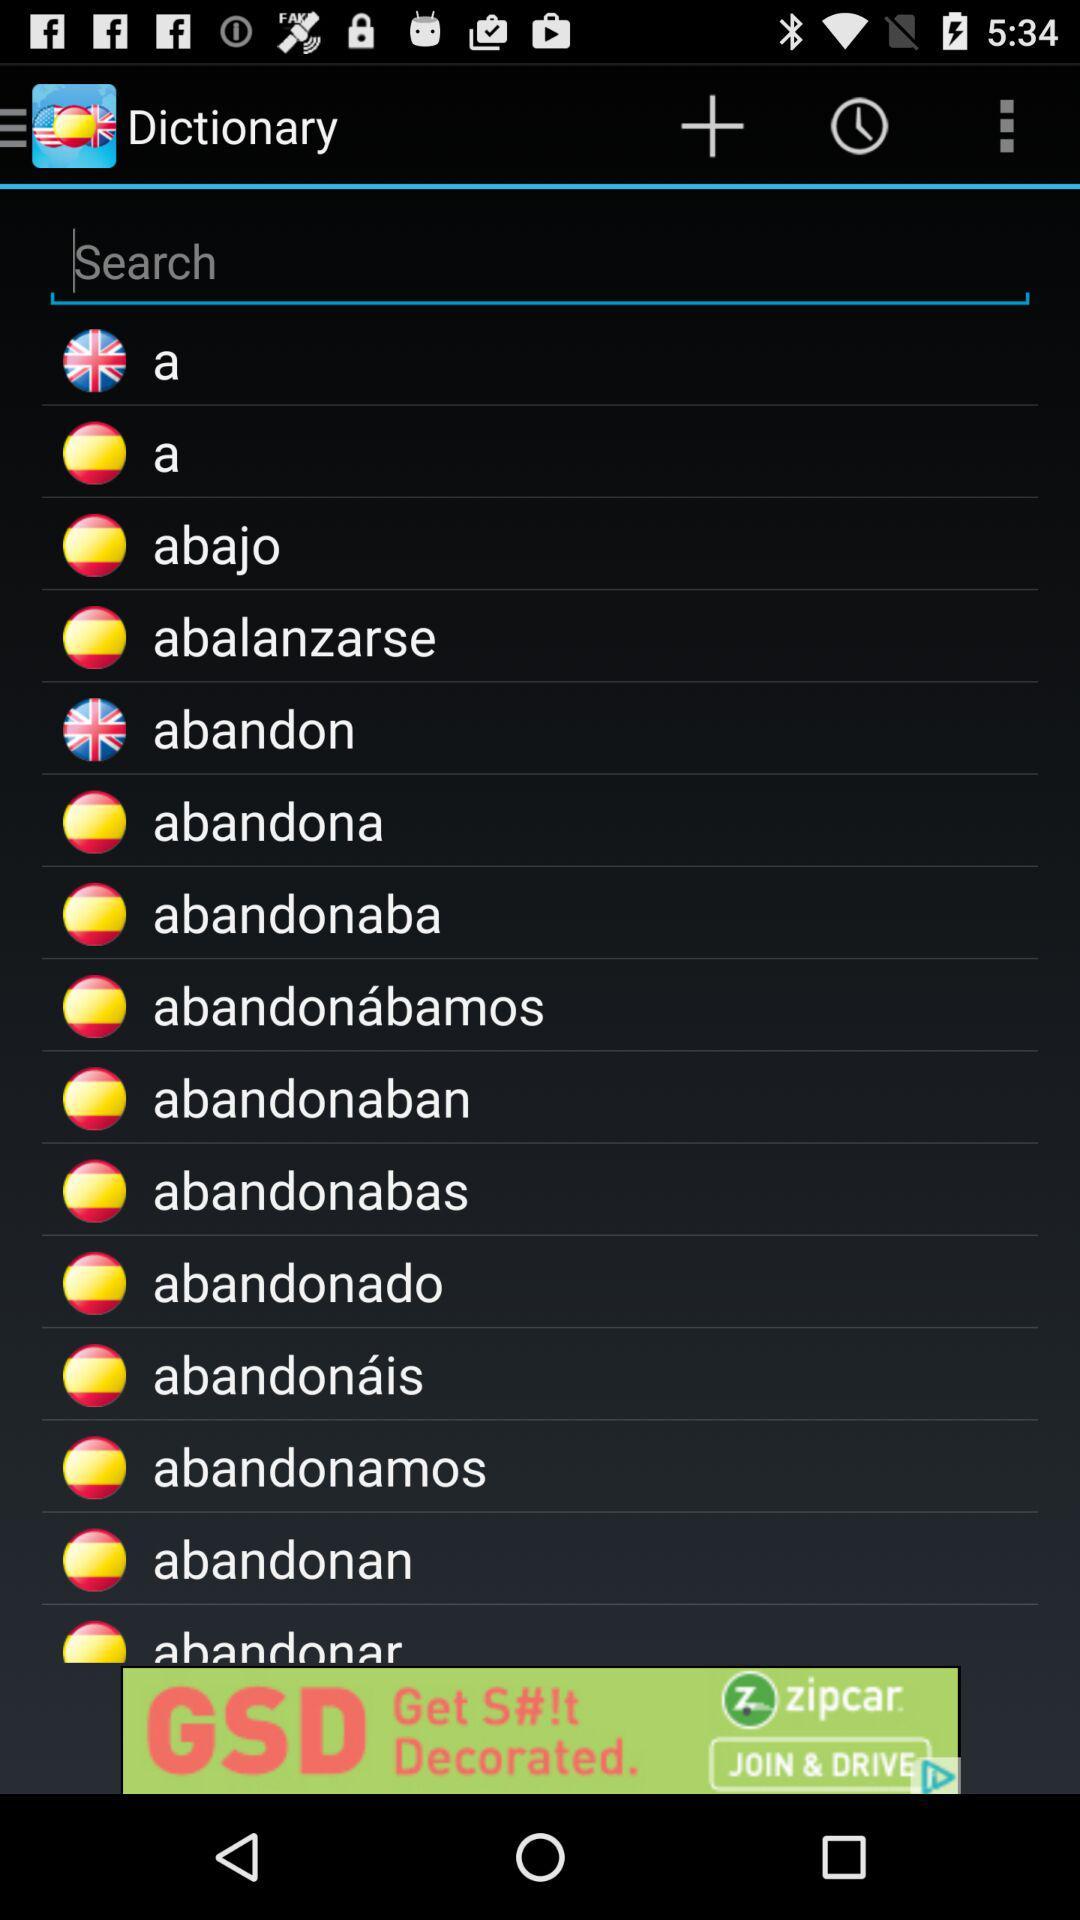 Image resolution: width=1080 pixels, height=1920 pixels. I want to click on search term, so click(540, 260).